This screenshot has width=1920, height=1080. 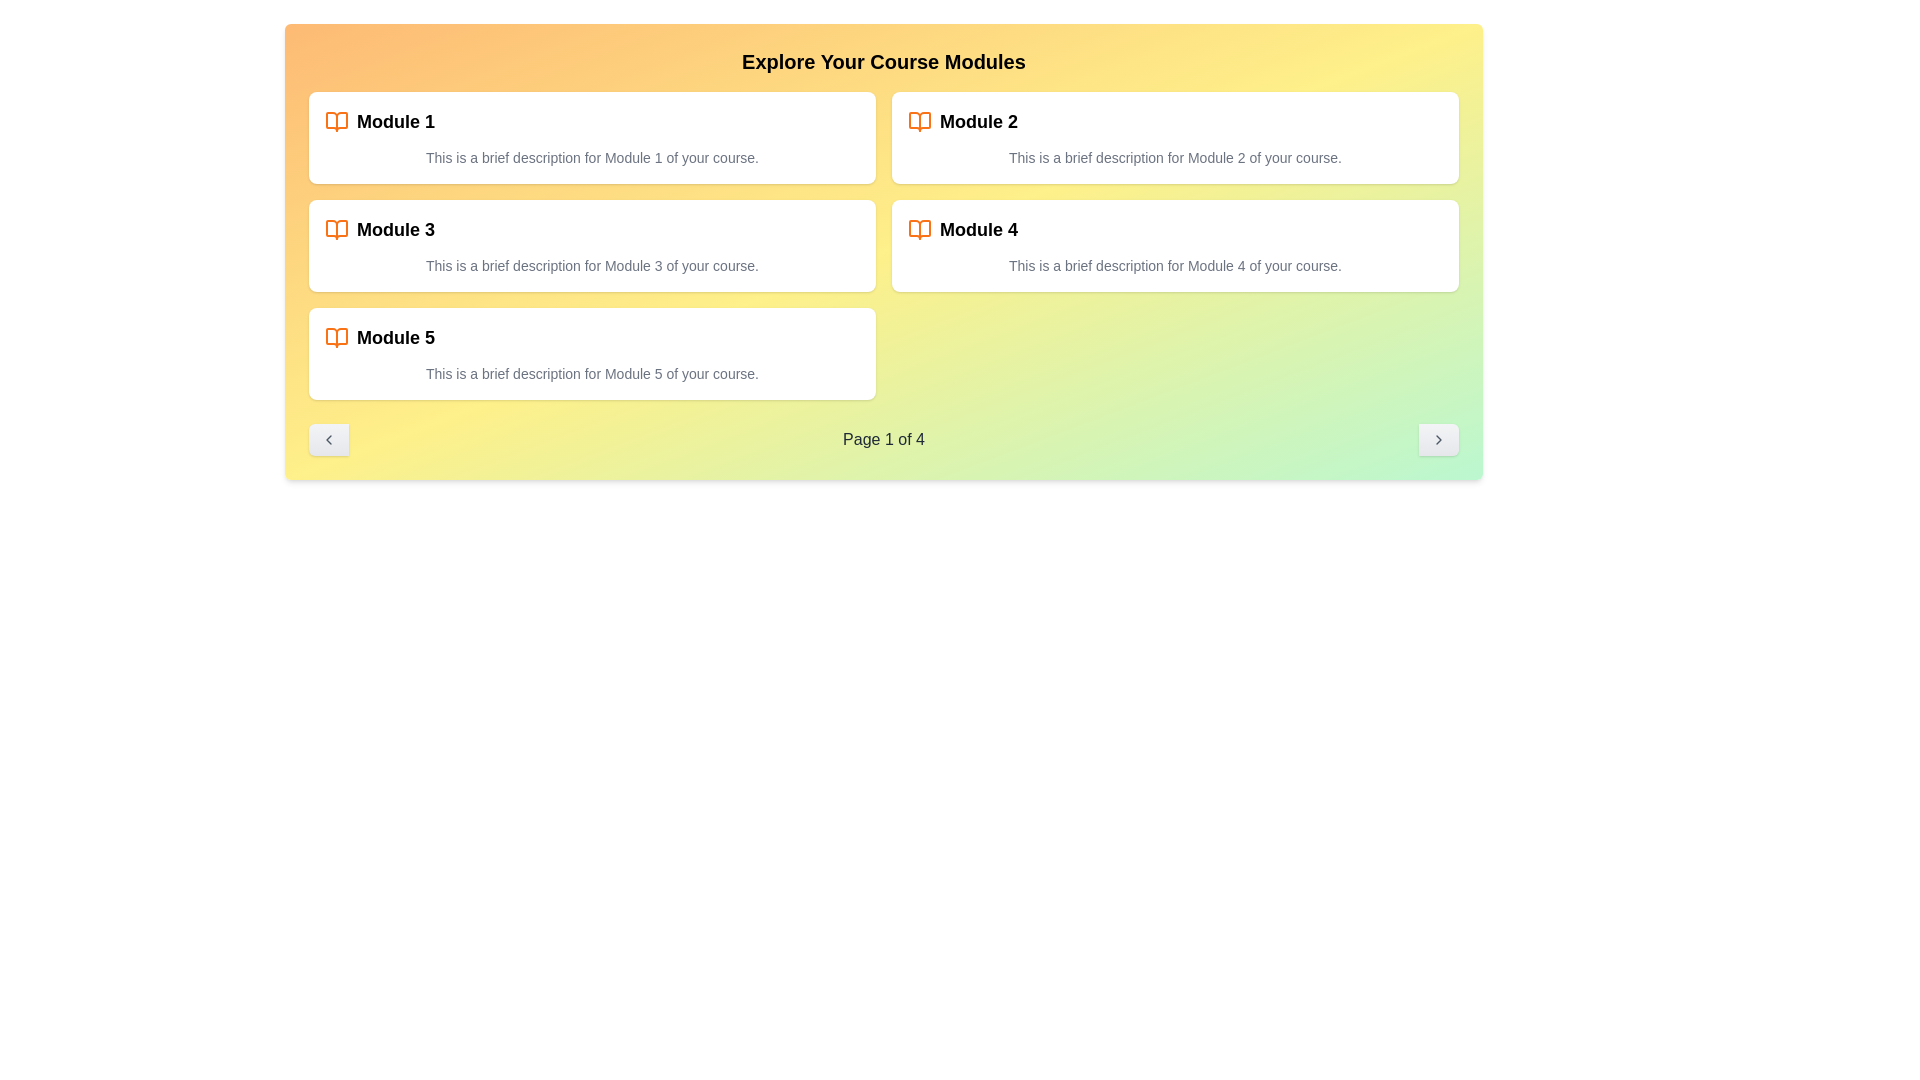 I want to click on text content of the bold header that displays 'Explore Your Course Modules', prominently positioned at the top of the interface with a yellow gradient background, so click(x=882, y=60).